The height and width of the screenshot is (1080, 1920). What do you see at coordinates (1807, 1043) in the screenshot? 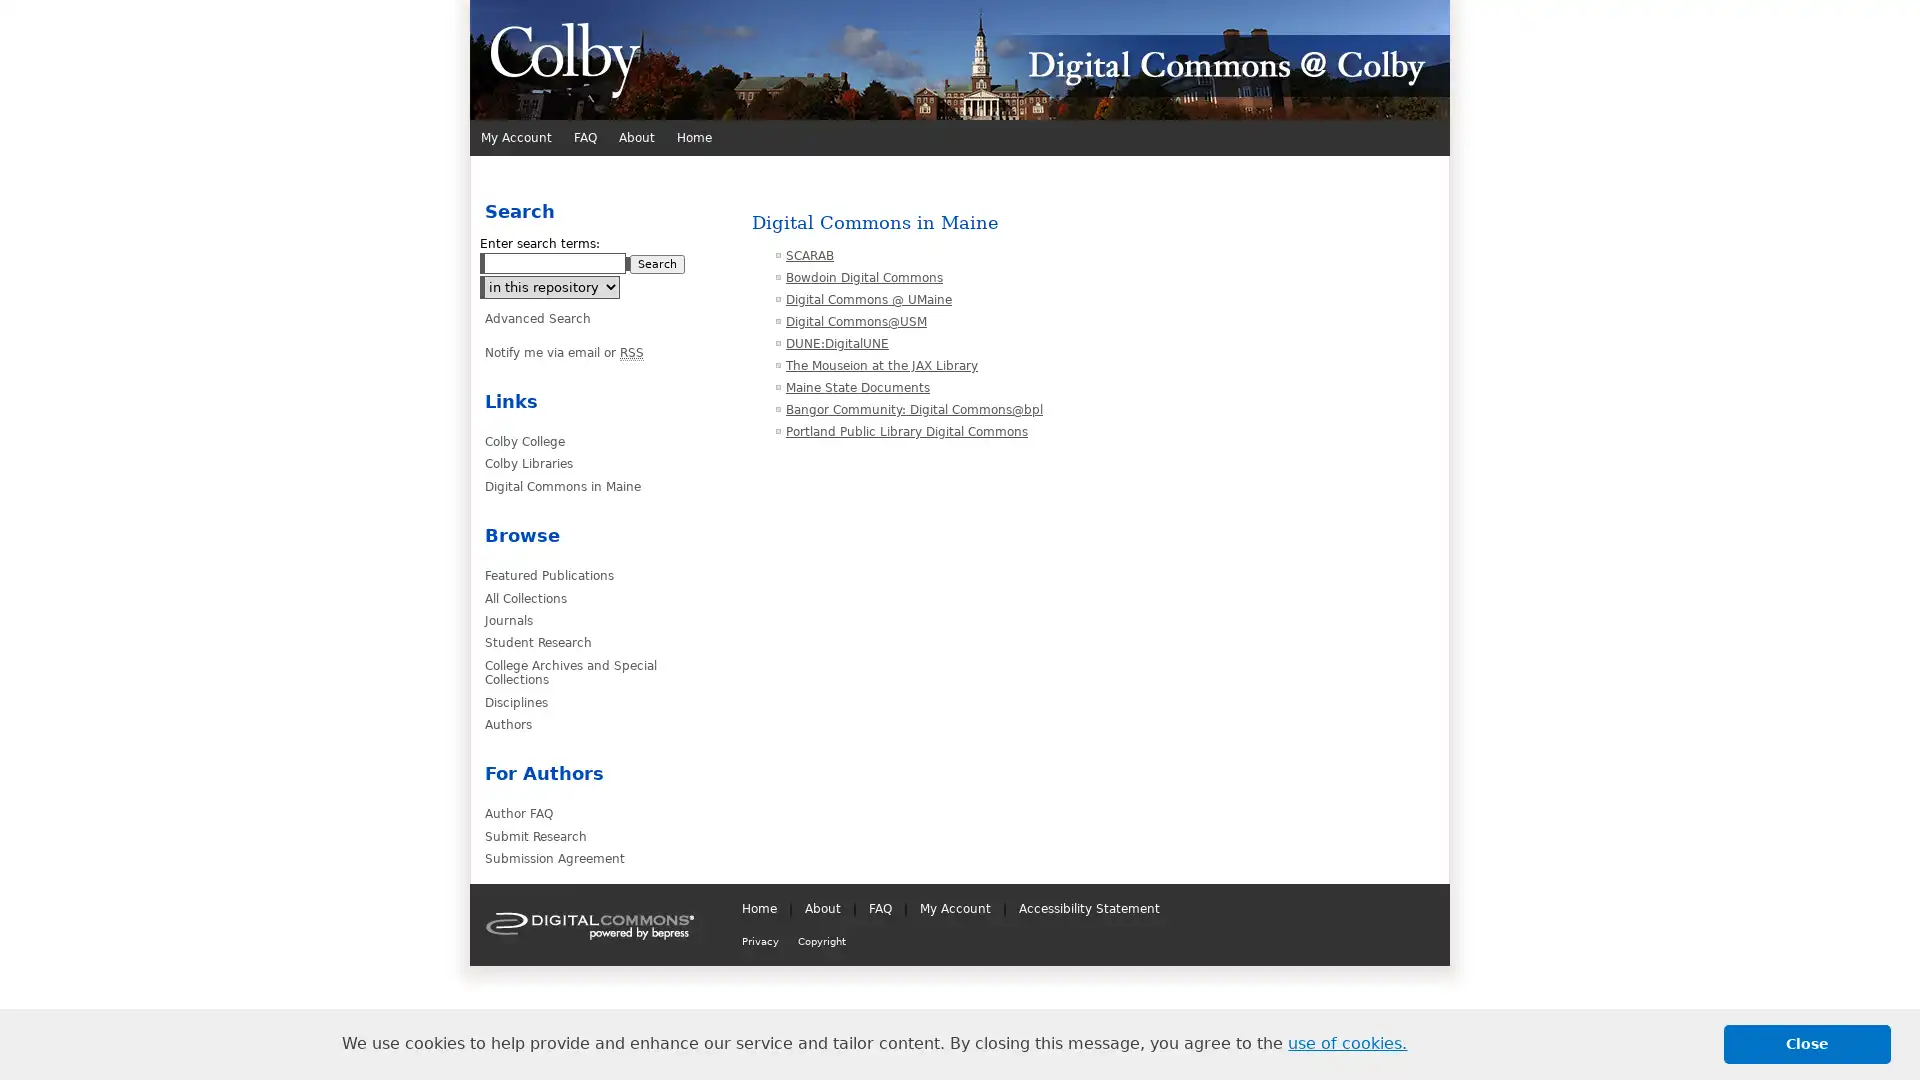
I see `dismiss cookie message` at bounding box center [1807, 1043].